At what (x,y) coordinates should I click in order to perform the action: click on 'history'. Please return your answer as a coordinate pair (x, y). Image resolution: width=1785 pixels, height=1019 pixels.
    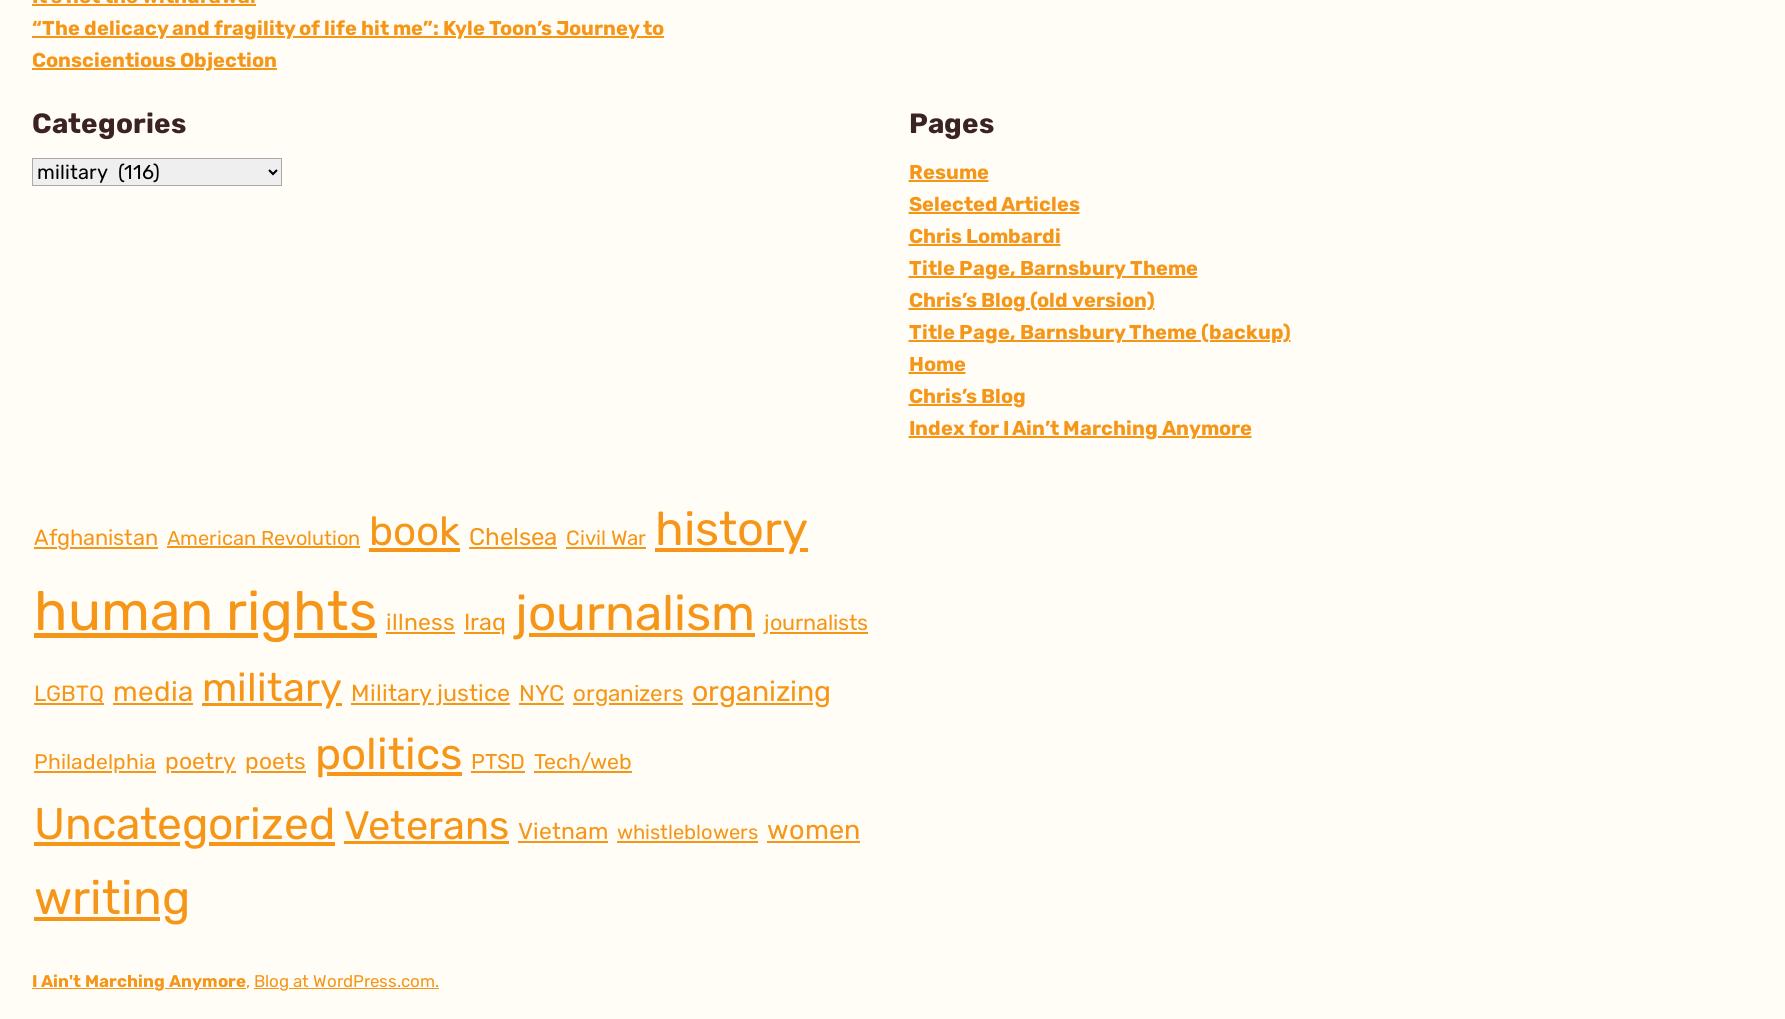
    Looking at the image, I should click on (730, 528).